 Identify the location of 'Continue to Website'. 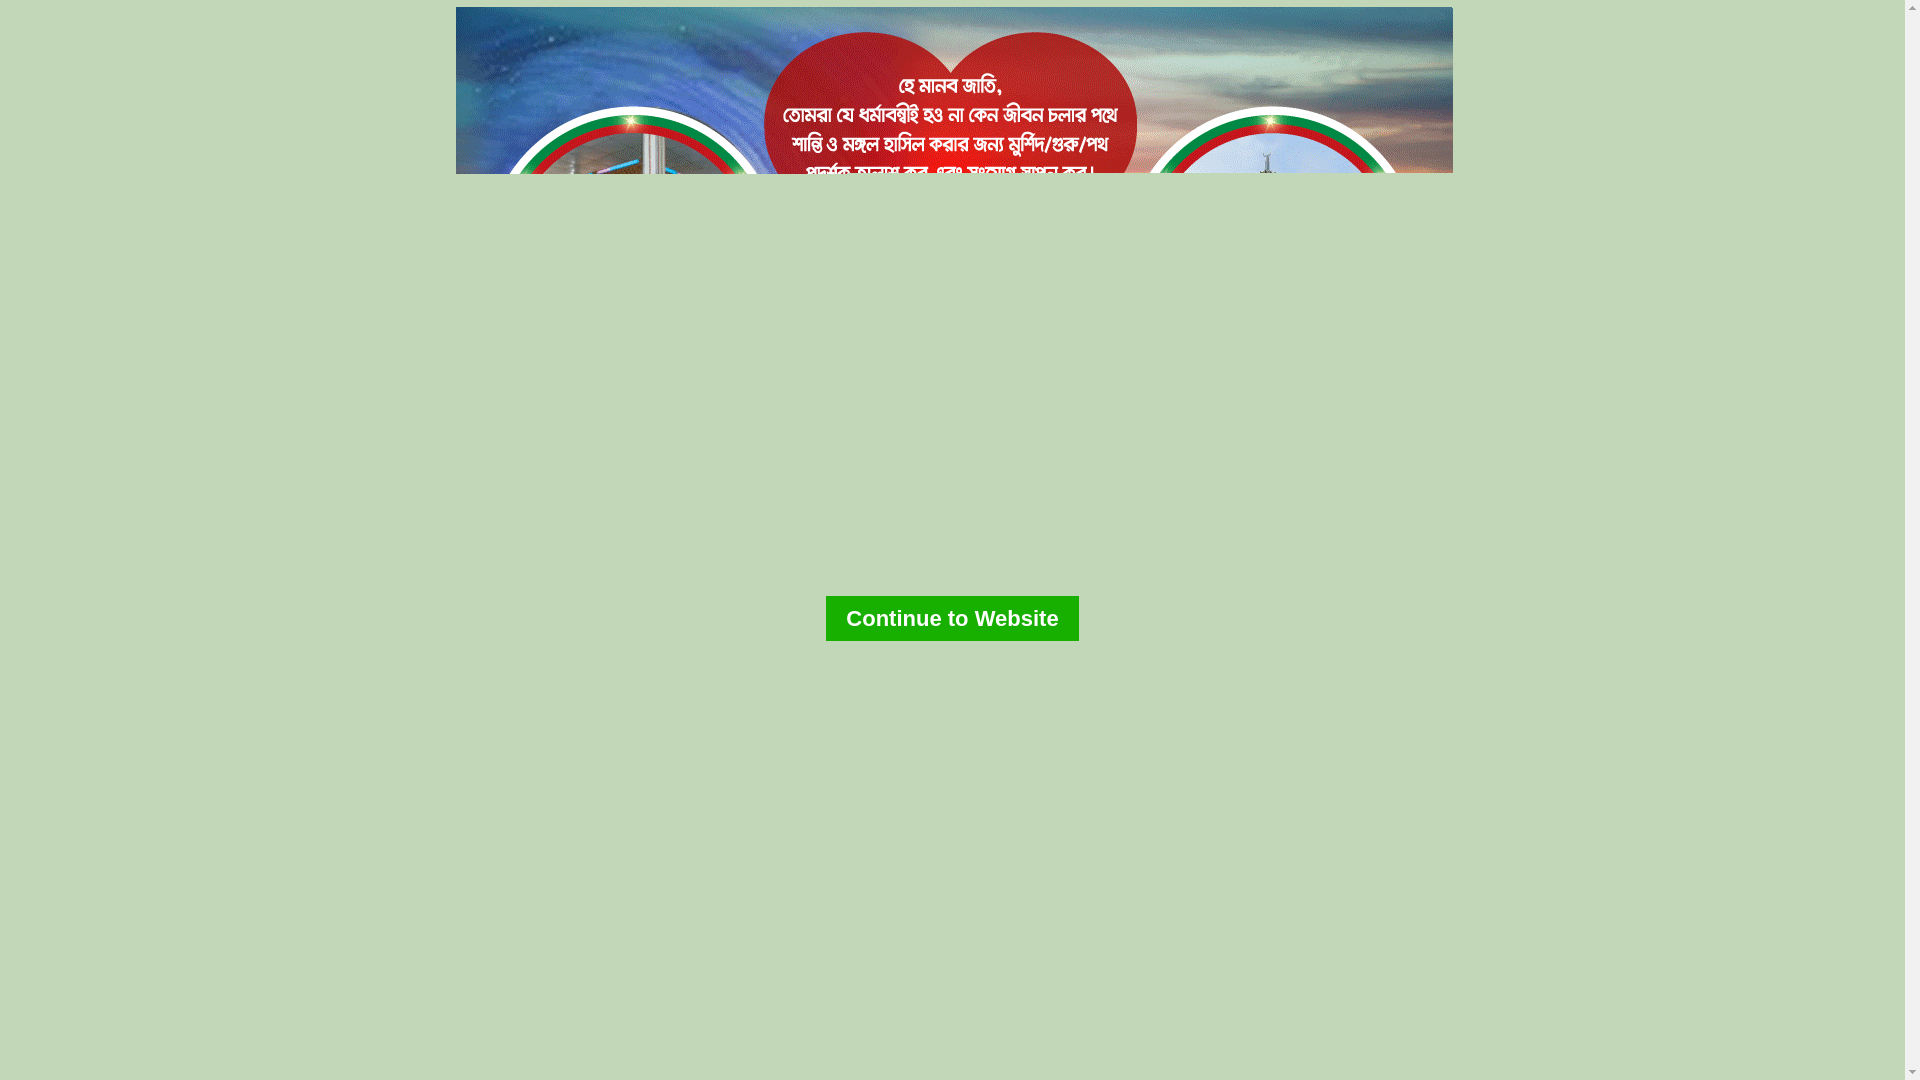
(950, 617).